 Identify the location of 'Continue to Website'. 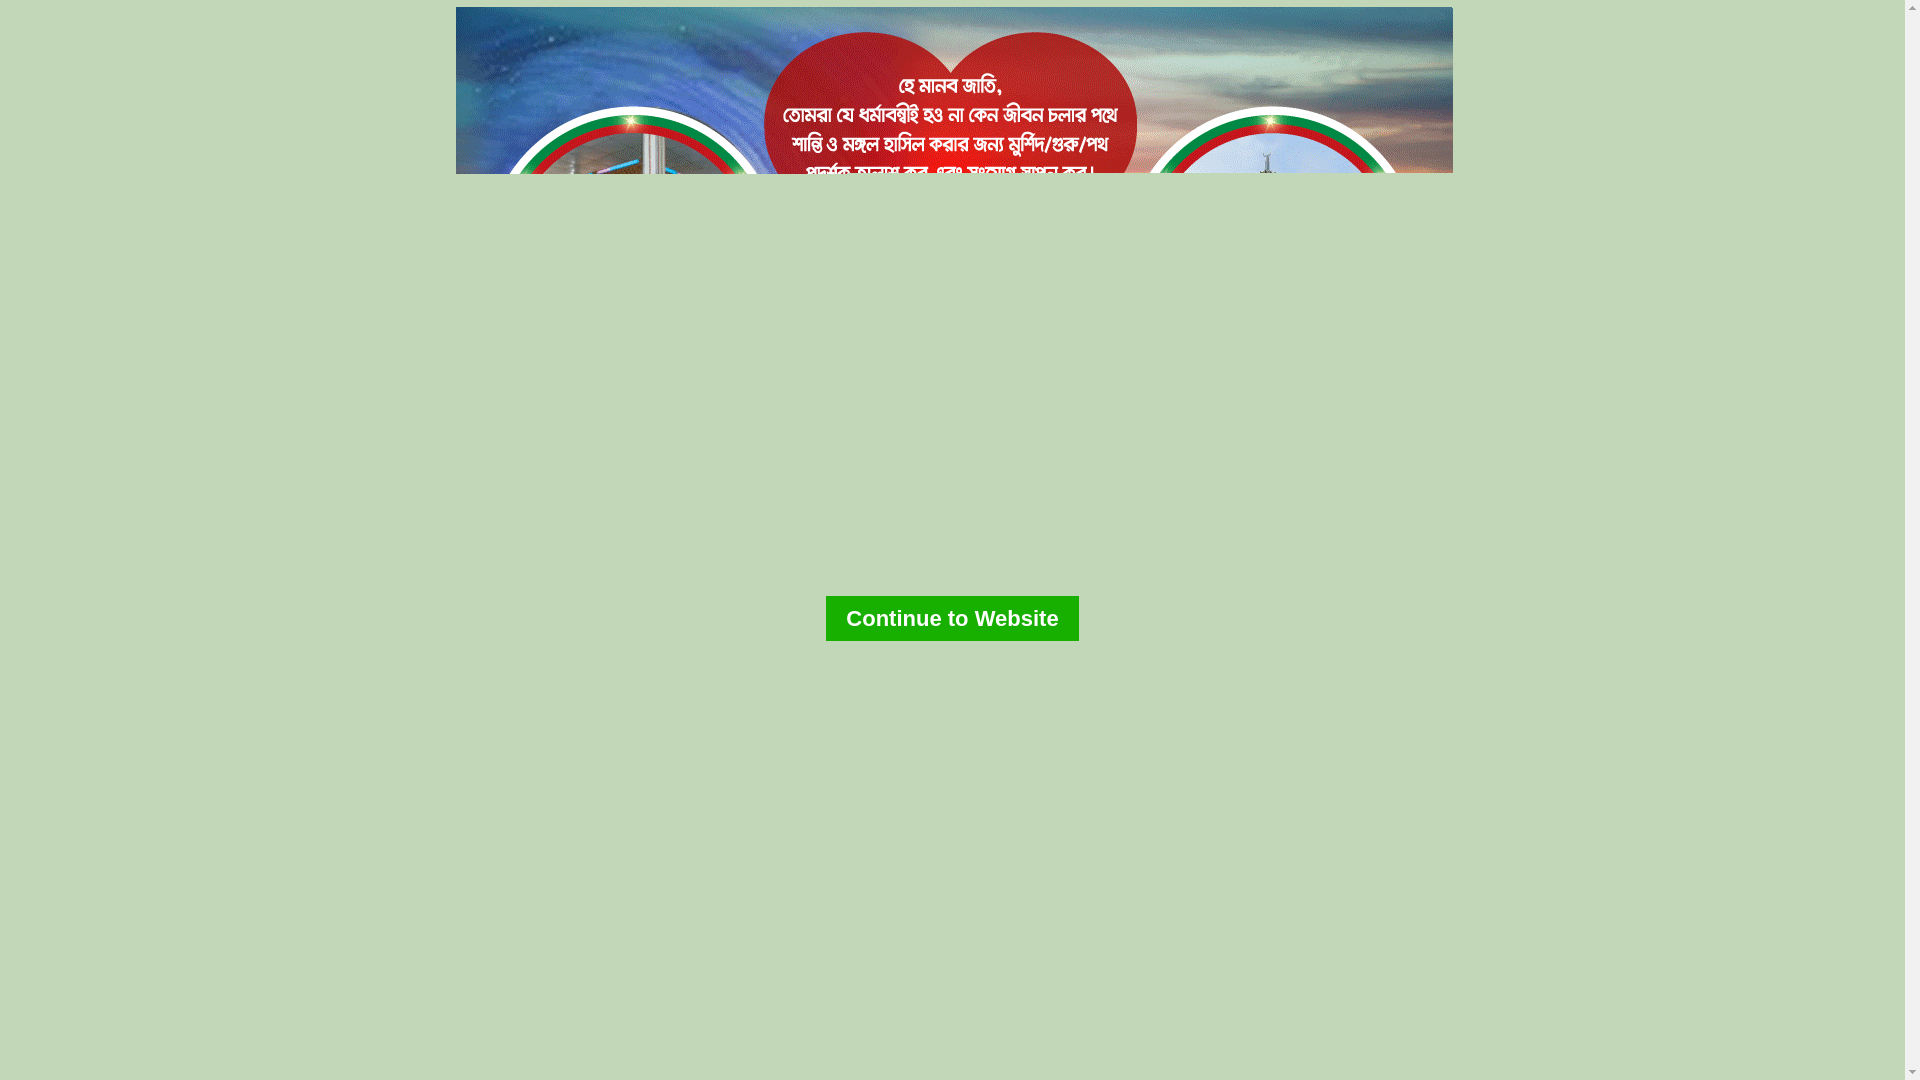
(950, 617).